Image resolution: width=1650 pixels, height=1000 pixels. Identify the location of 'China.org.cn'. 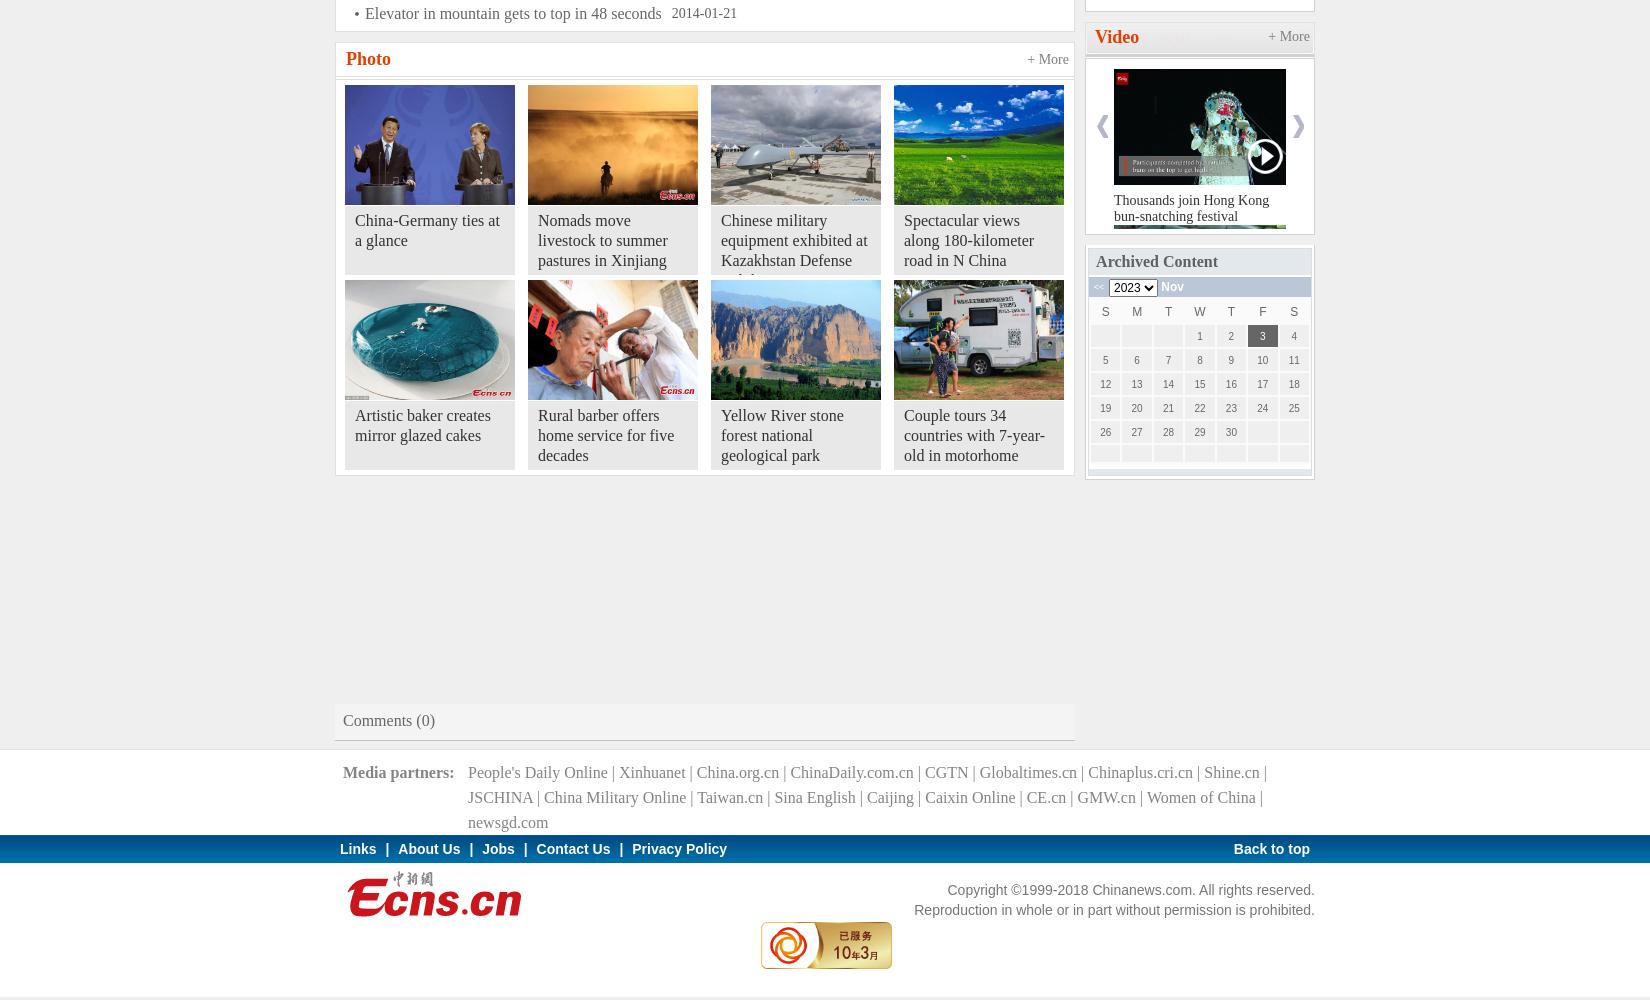
(736, 772).